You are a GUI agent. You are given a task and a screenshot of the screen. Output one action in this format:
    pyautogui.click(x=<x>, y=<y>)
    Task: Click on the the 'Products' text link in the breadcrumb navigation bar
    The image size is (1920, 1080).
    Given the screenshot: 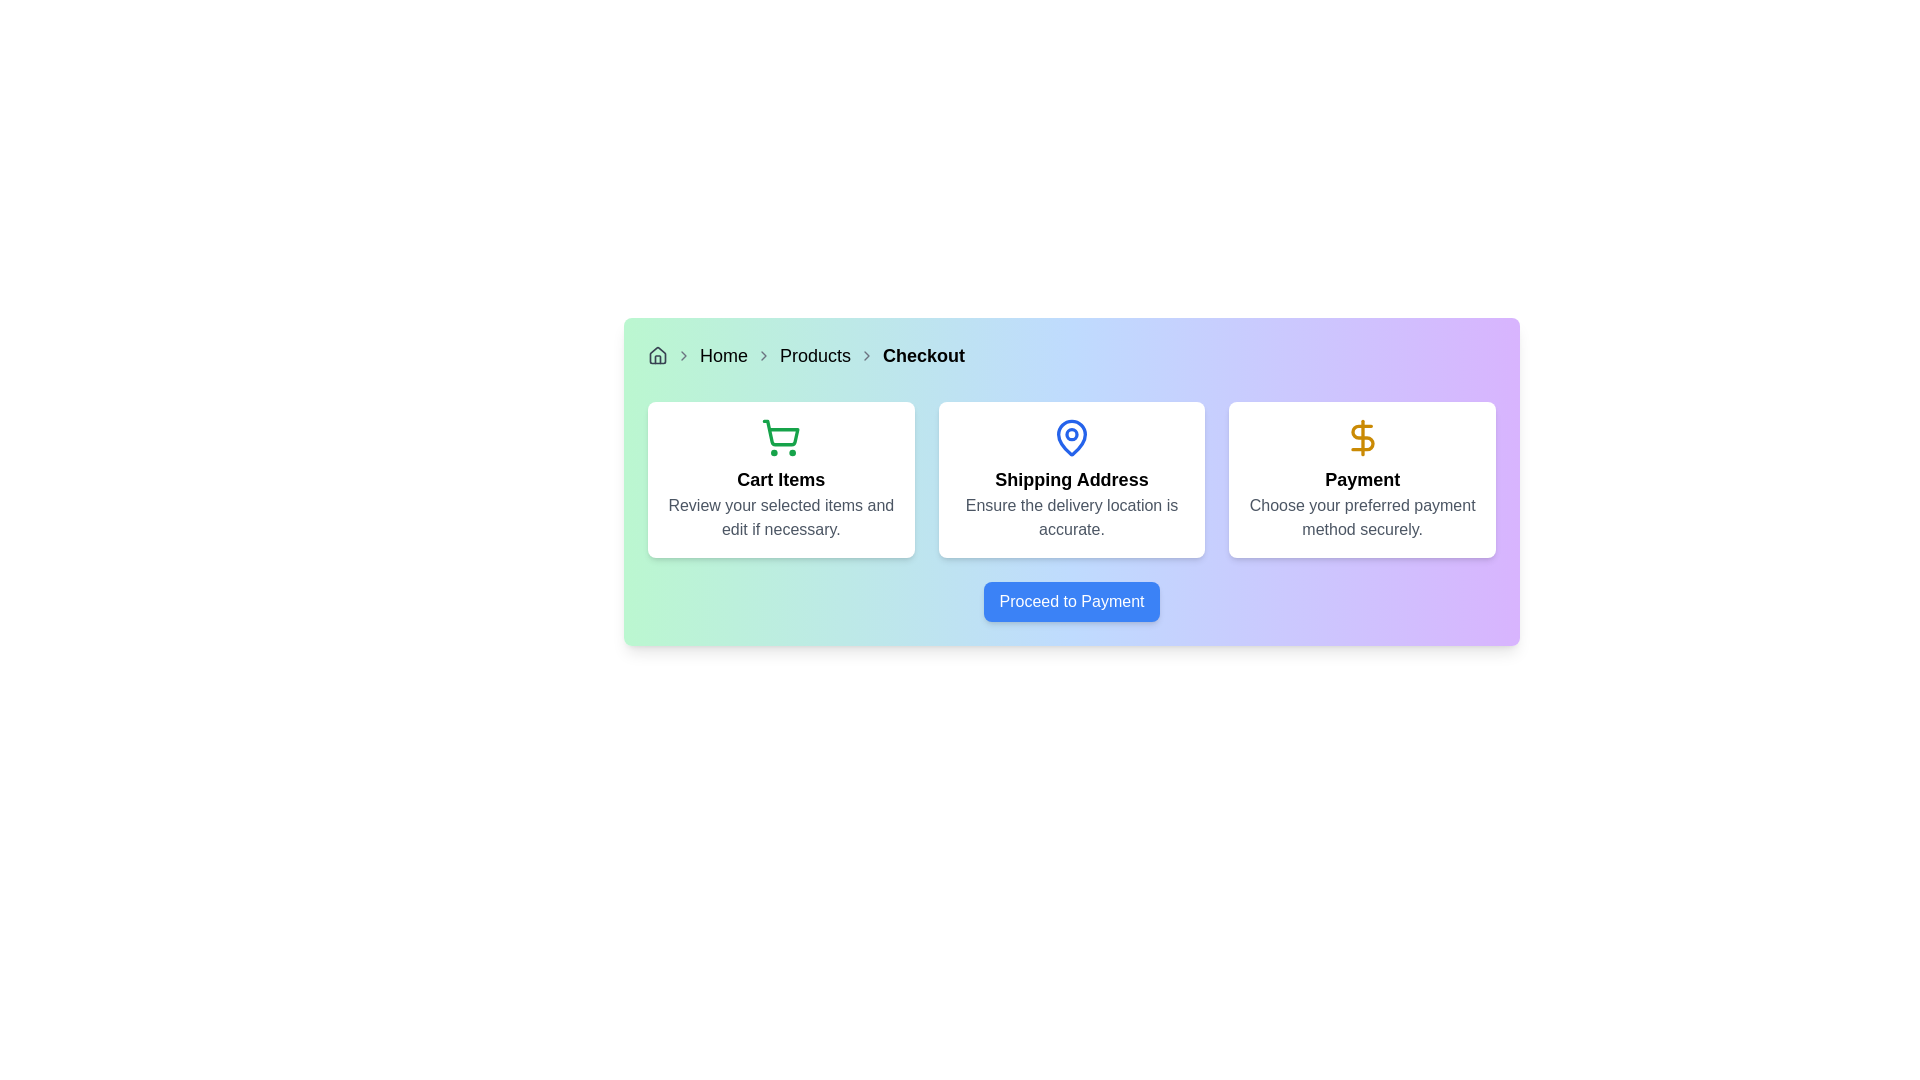 What is the action you would take?
    pyautogui.click(x=815, y=354)
    